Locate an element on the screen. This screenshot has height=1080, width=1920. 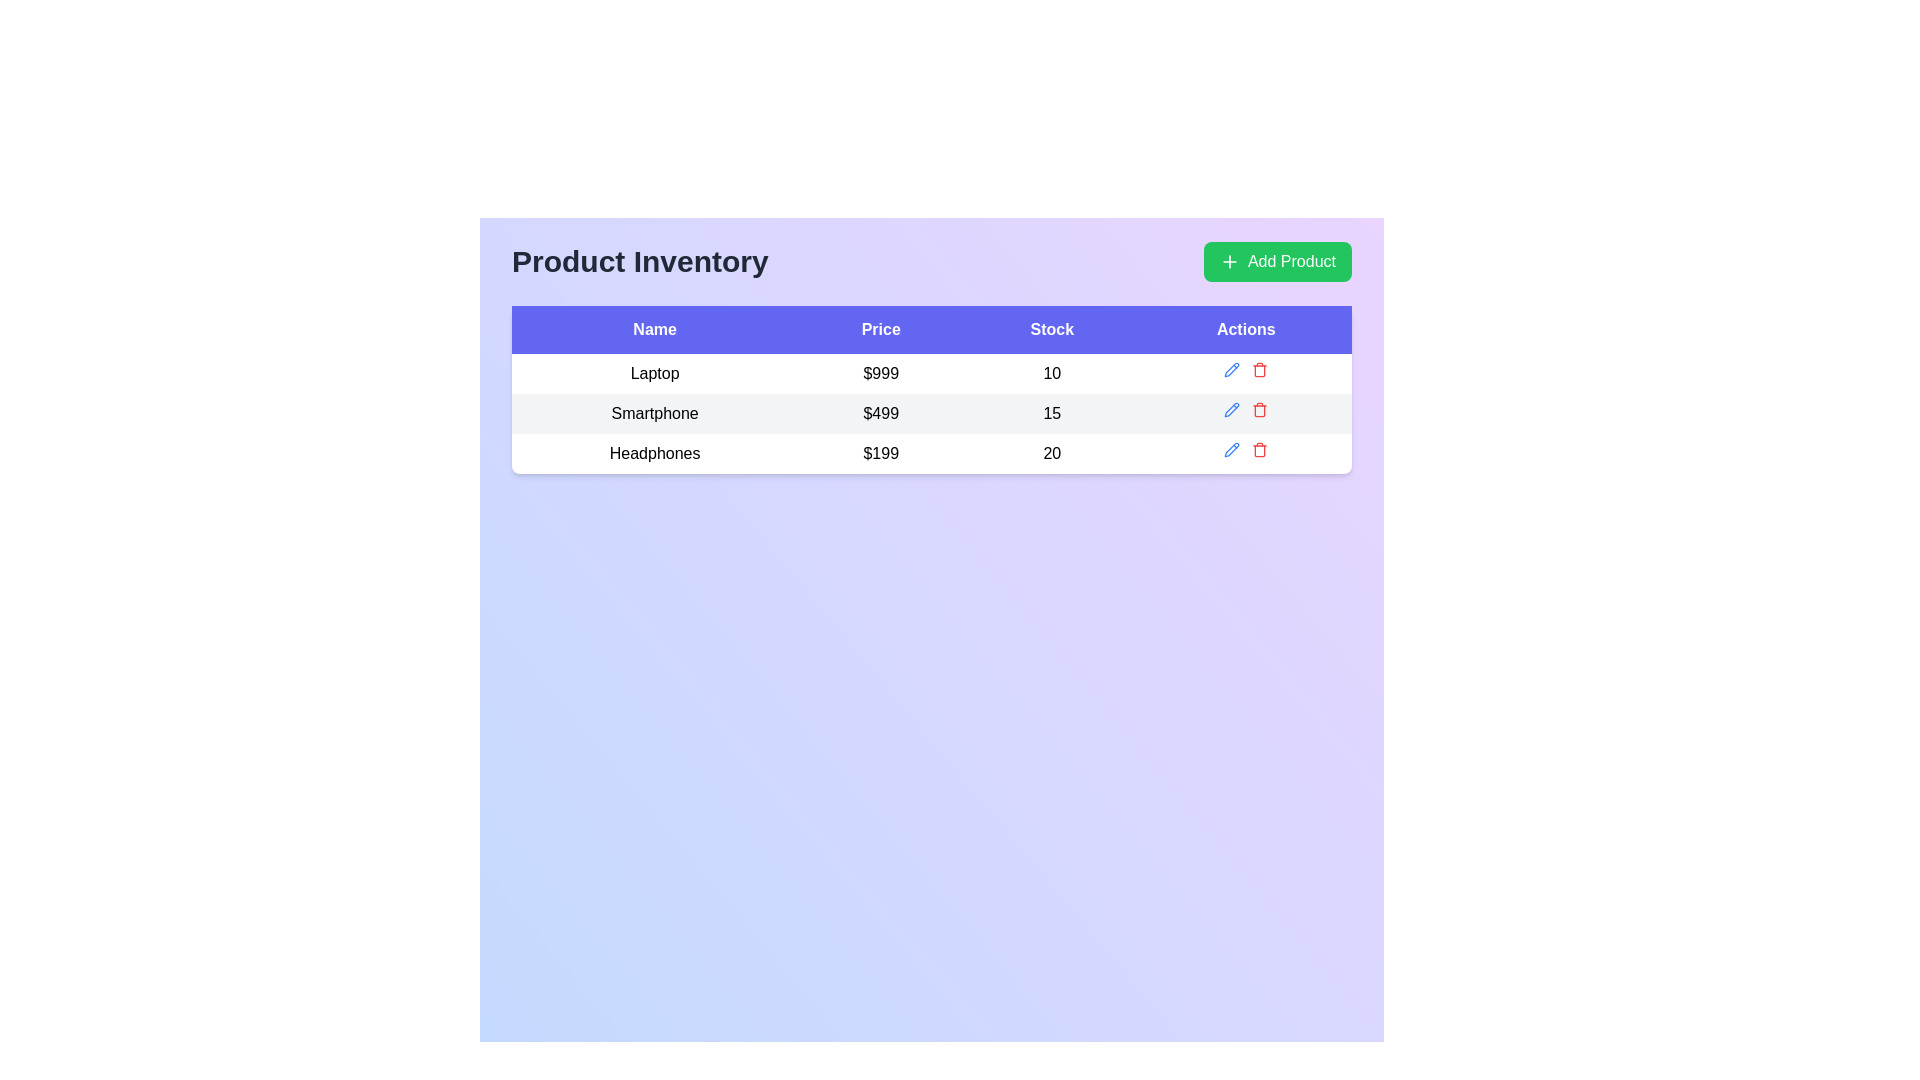
static text heading that indicates the content below pertains to 'Product Inventory' is located at coordinates (640, 261).